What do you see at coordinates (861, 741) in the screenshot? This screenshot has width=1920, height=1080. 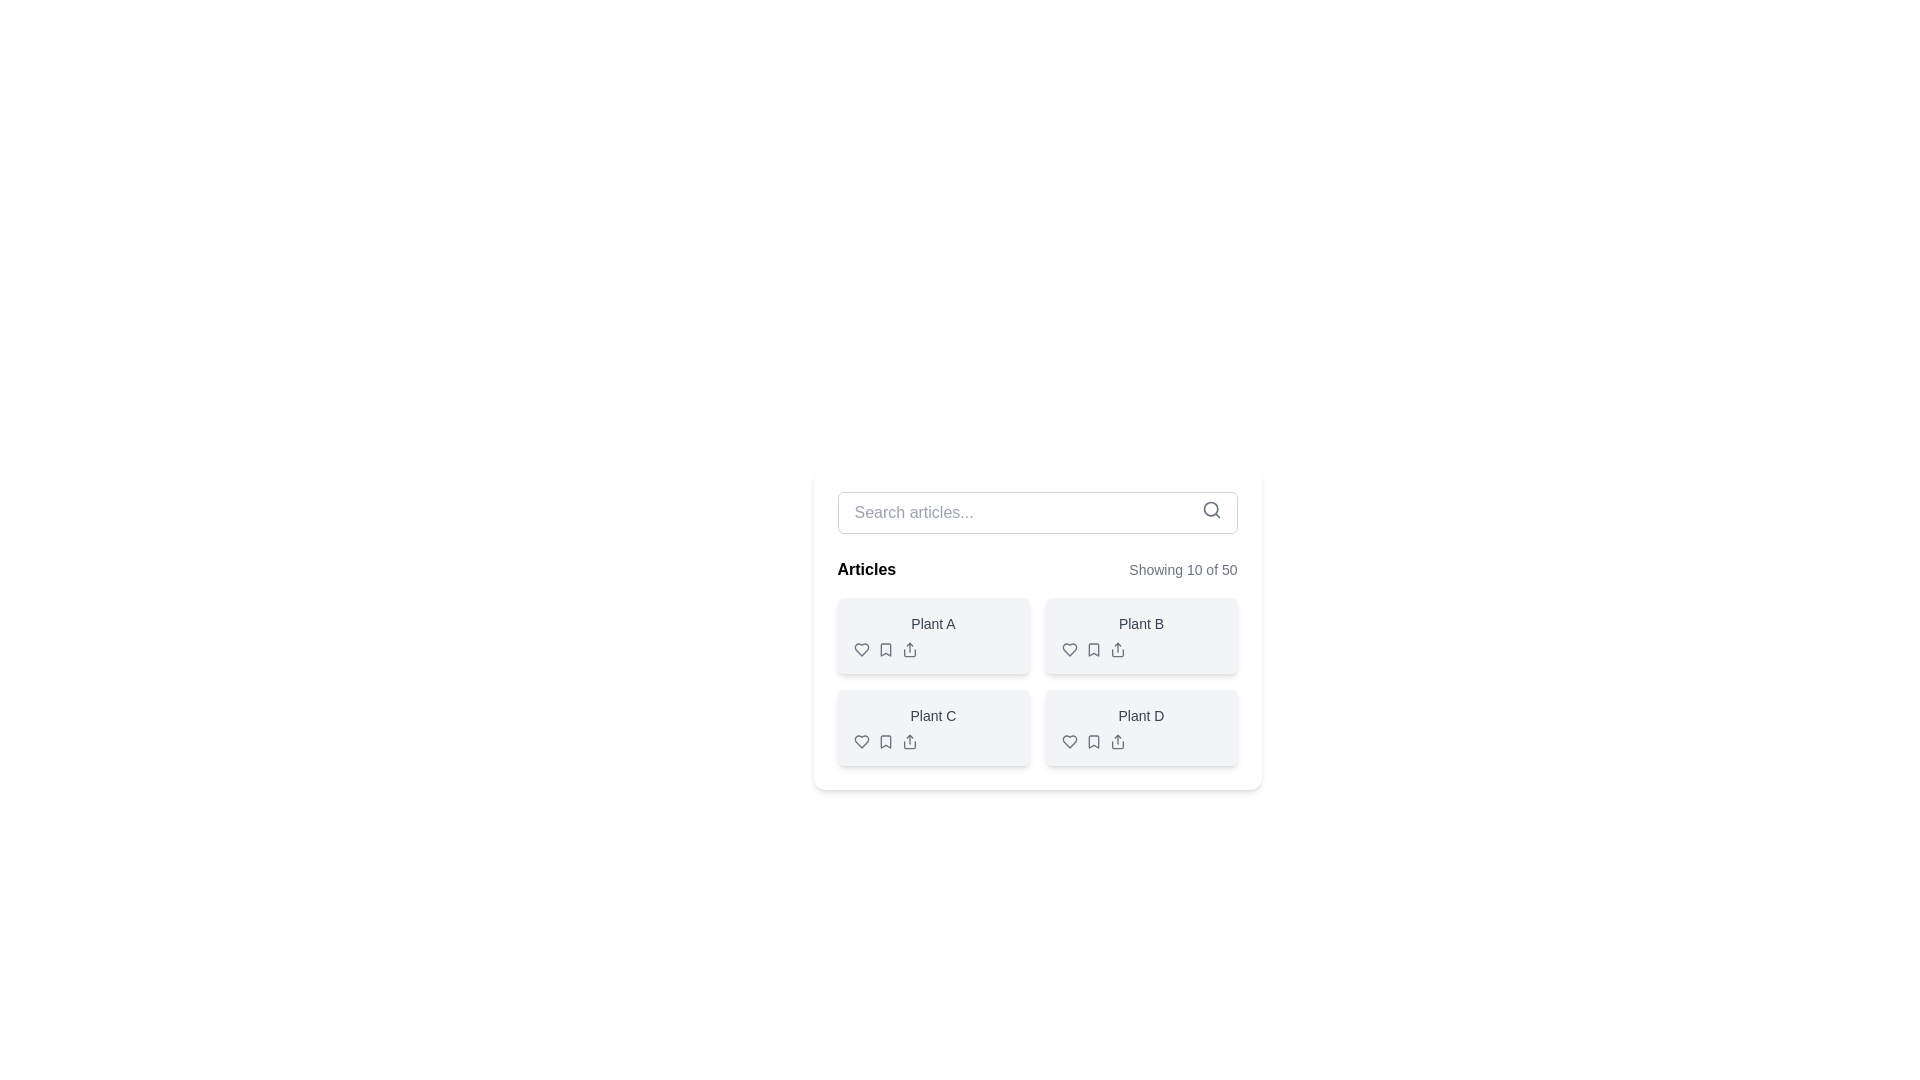 I see `the heart icon located in the bottom-left corner of the card labeled 'Plant C' in the 'Articles' section to indicate the option to like or mark it as a favorite` at bounding box center [861, 741].